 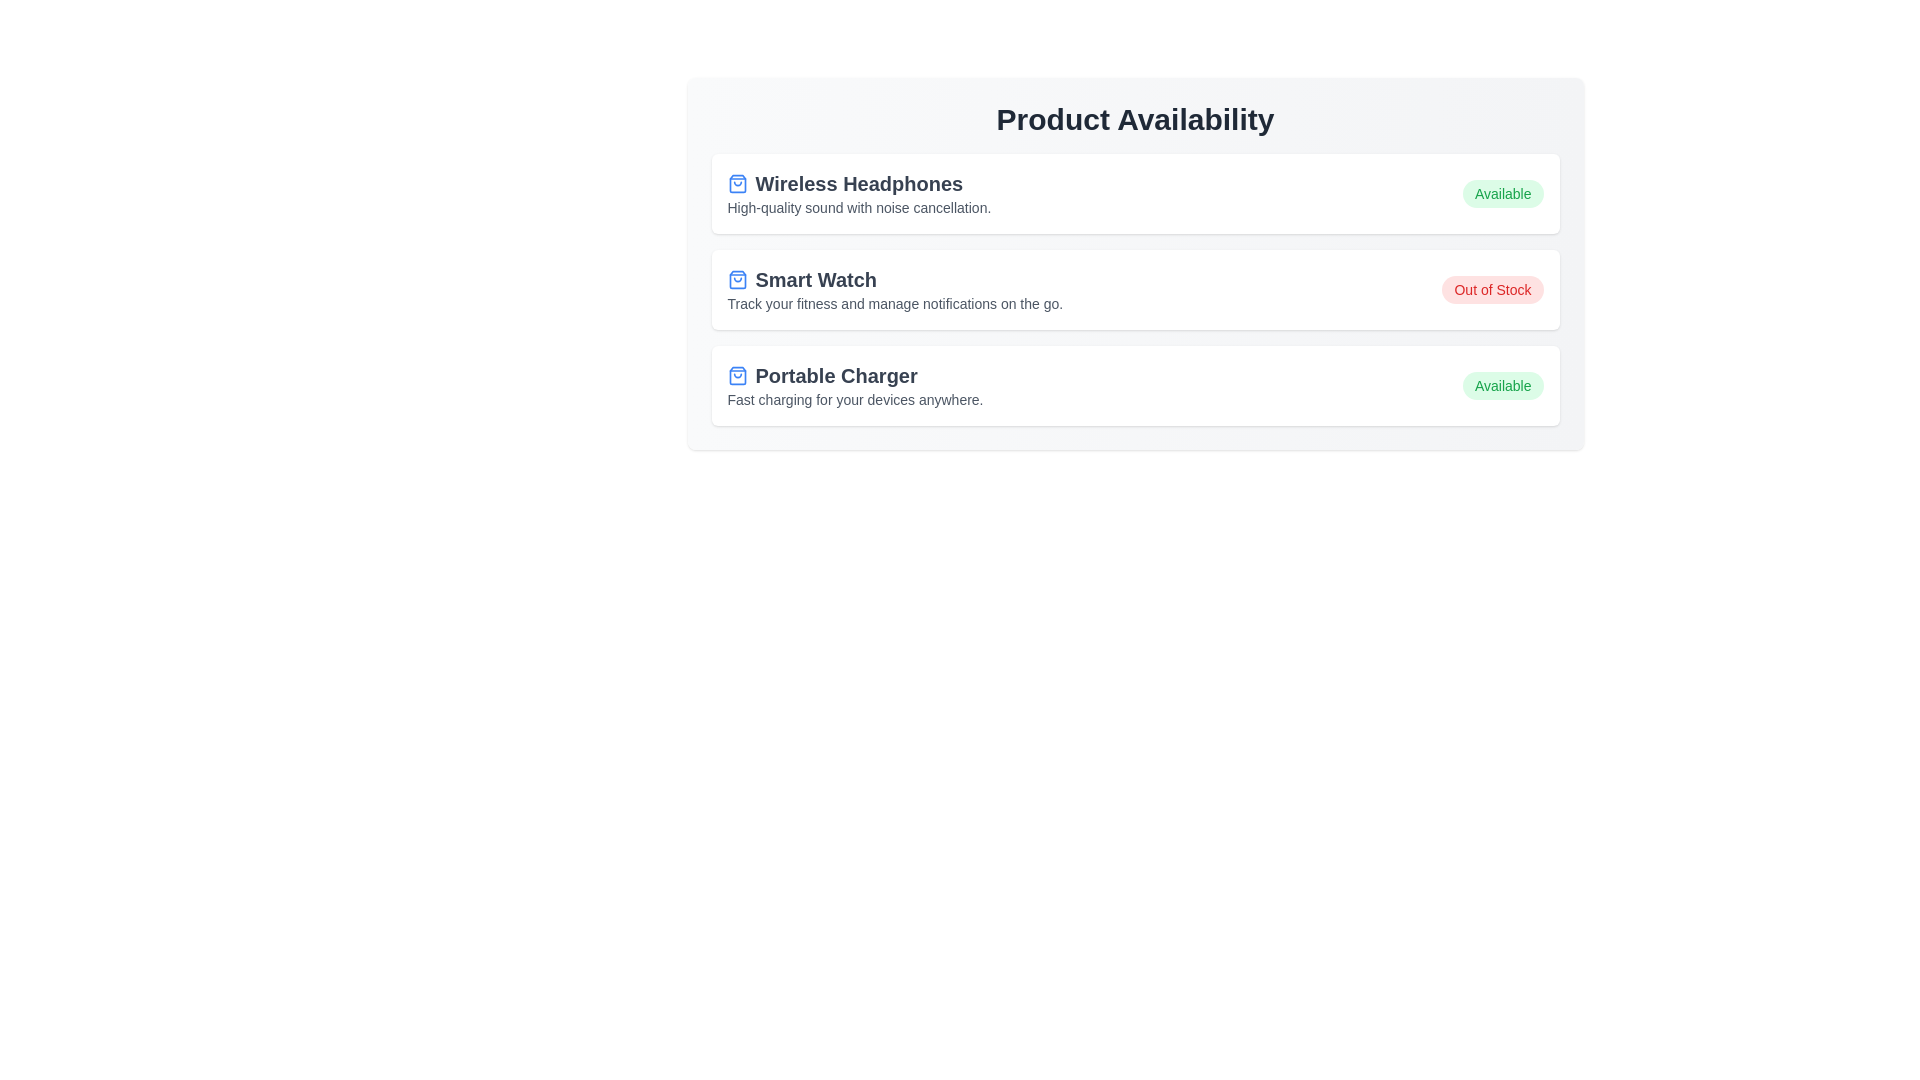 I want to click on the product Portable Charger to reveal additional options, so click(x=1135, y=385).